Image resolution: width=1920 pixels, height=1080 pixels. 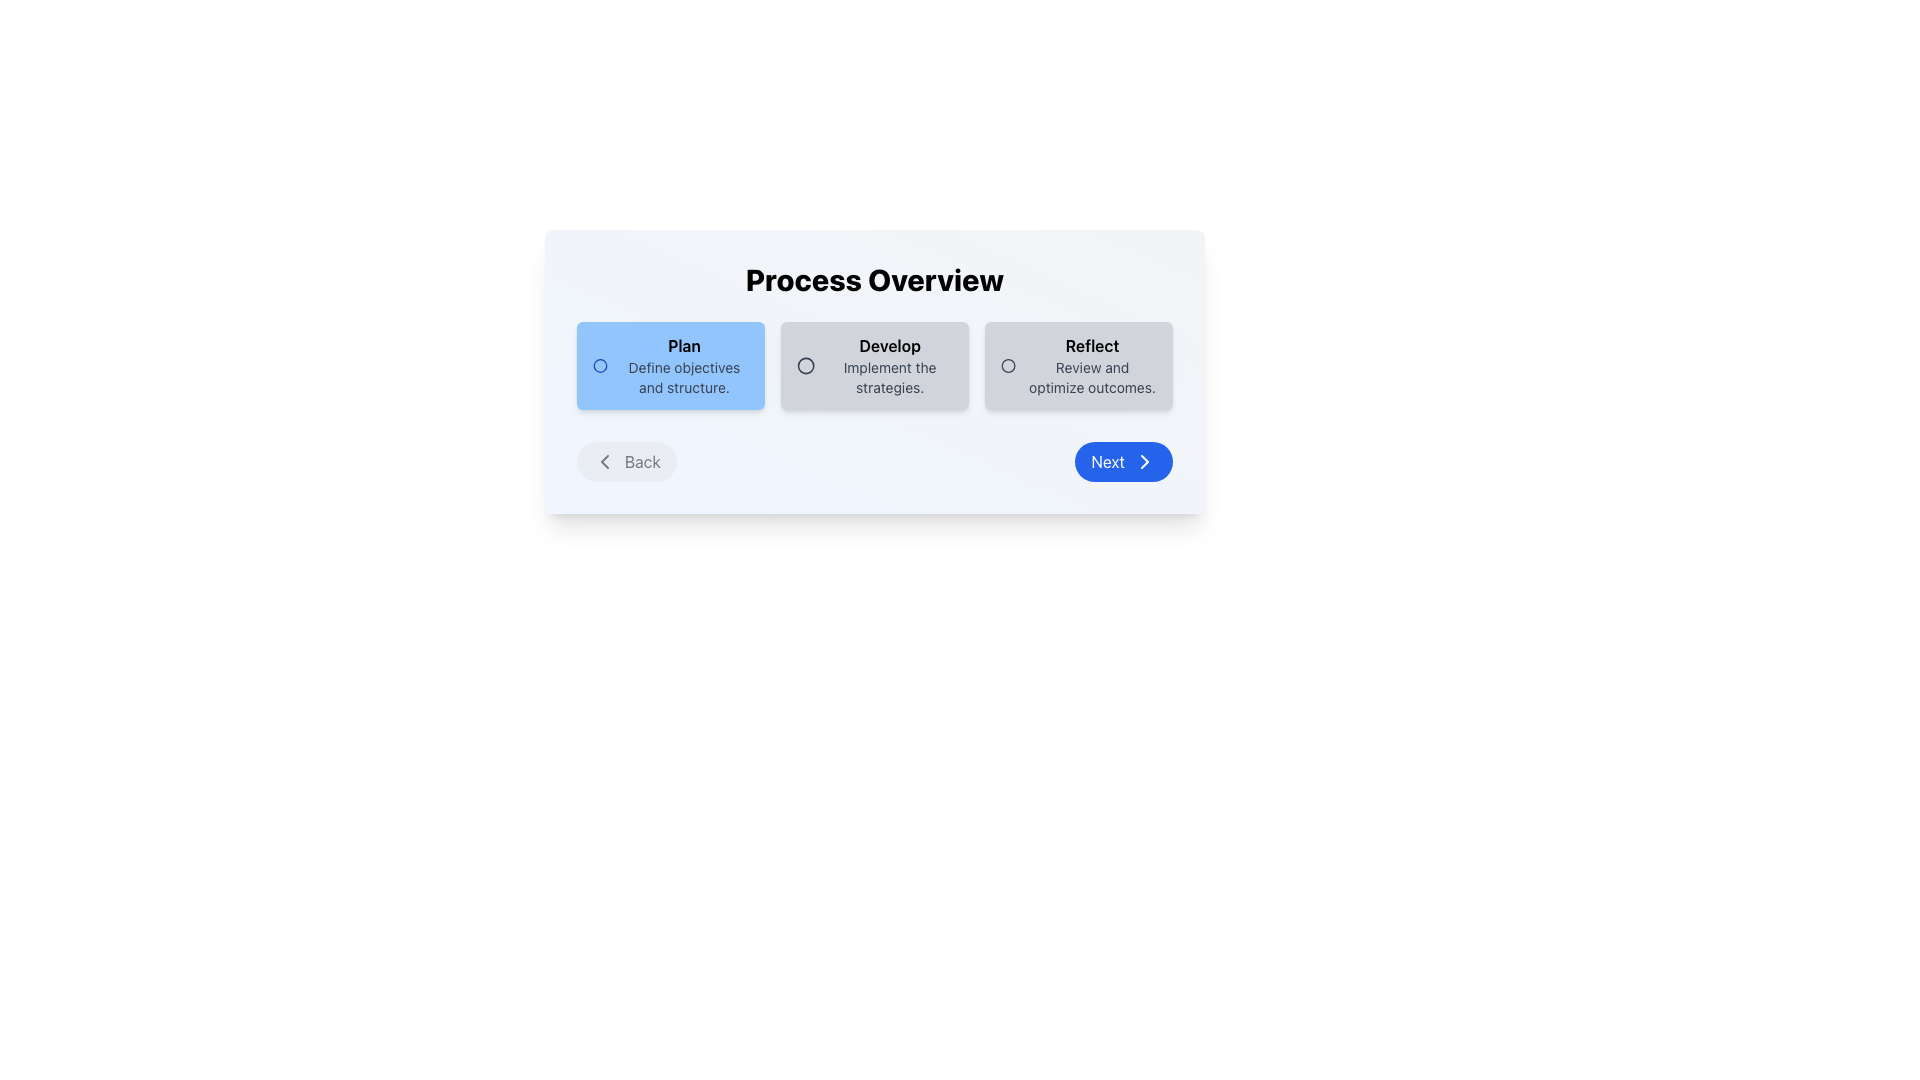 I want to click on the gray circular radio button located in the 'Reflect' section of the process overview interface, so click(x=1008, y=366).